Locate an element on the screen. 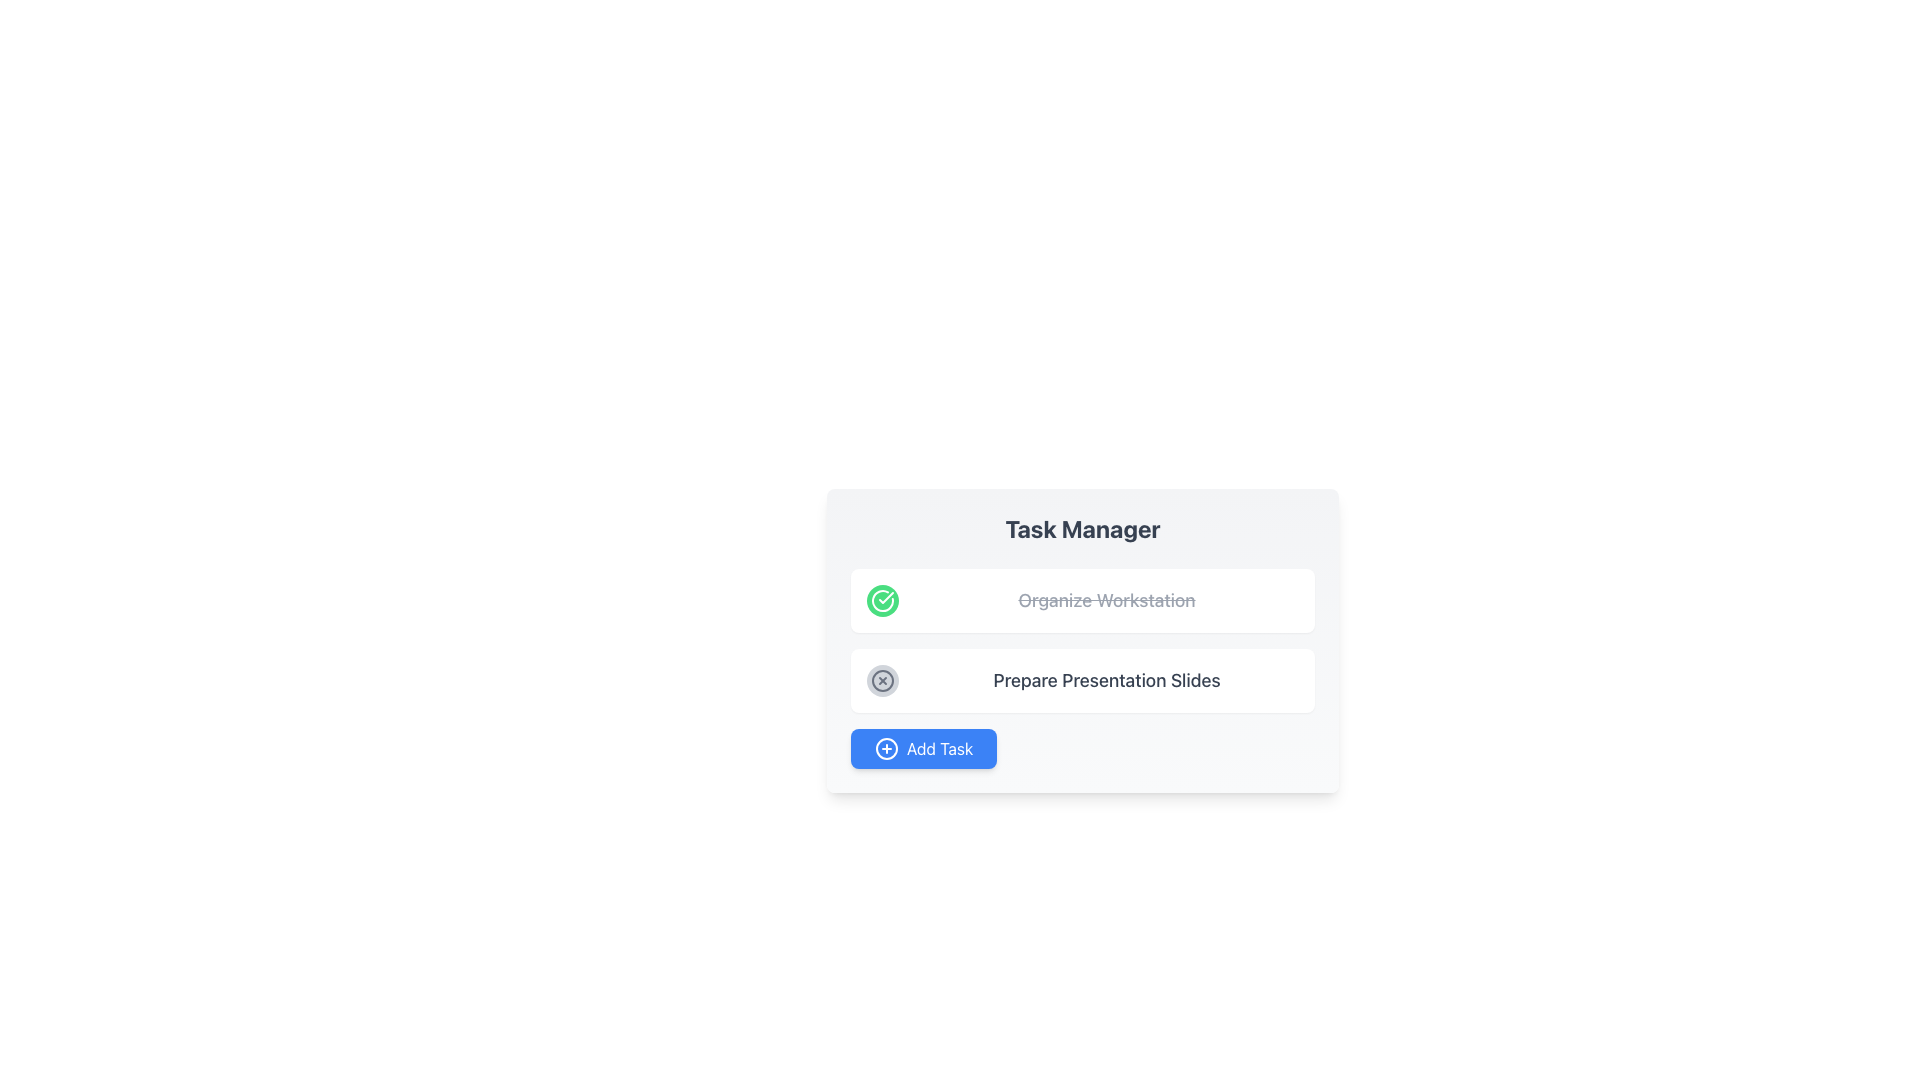 This screenshot has height=1080, width=1920. the status indicator icon located in the second row of the task list, to the left of the text 'Prepare Presentation Slides' is located at coordinates (882, 680).